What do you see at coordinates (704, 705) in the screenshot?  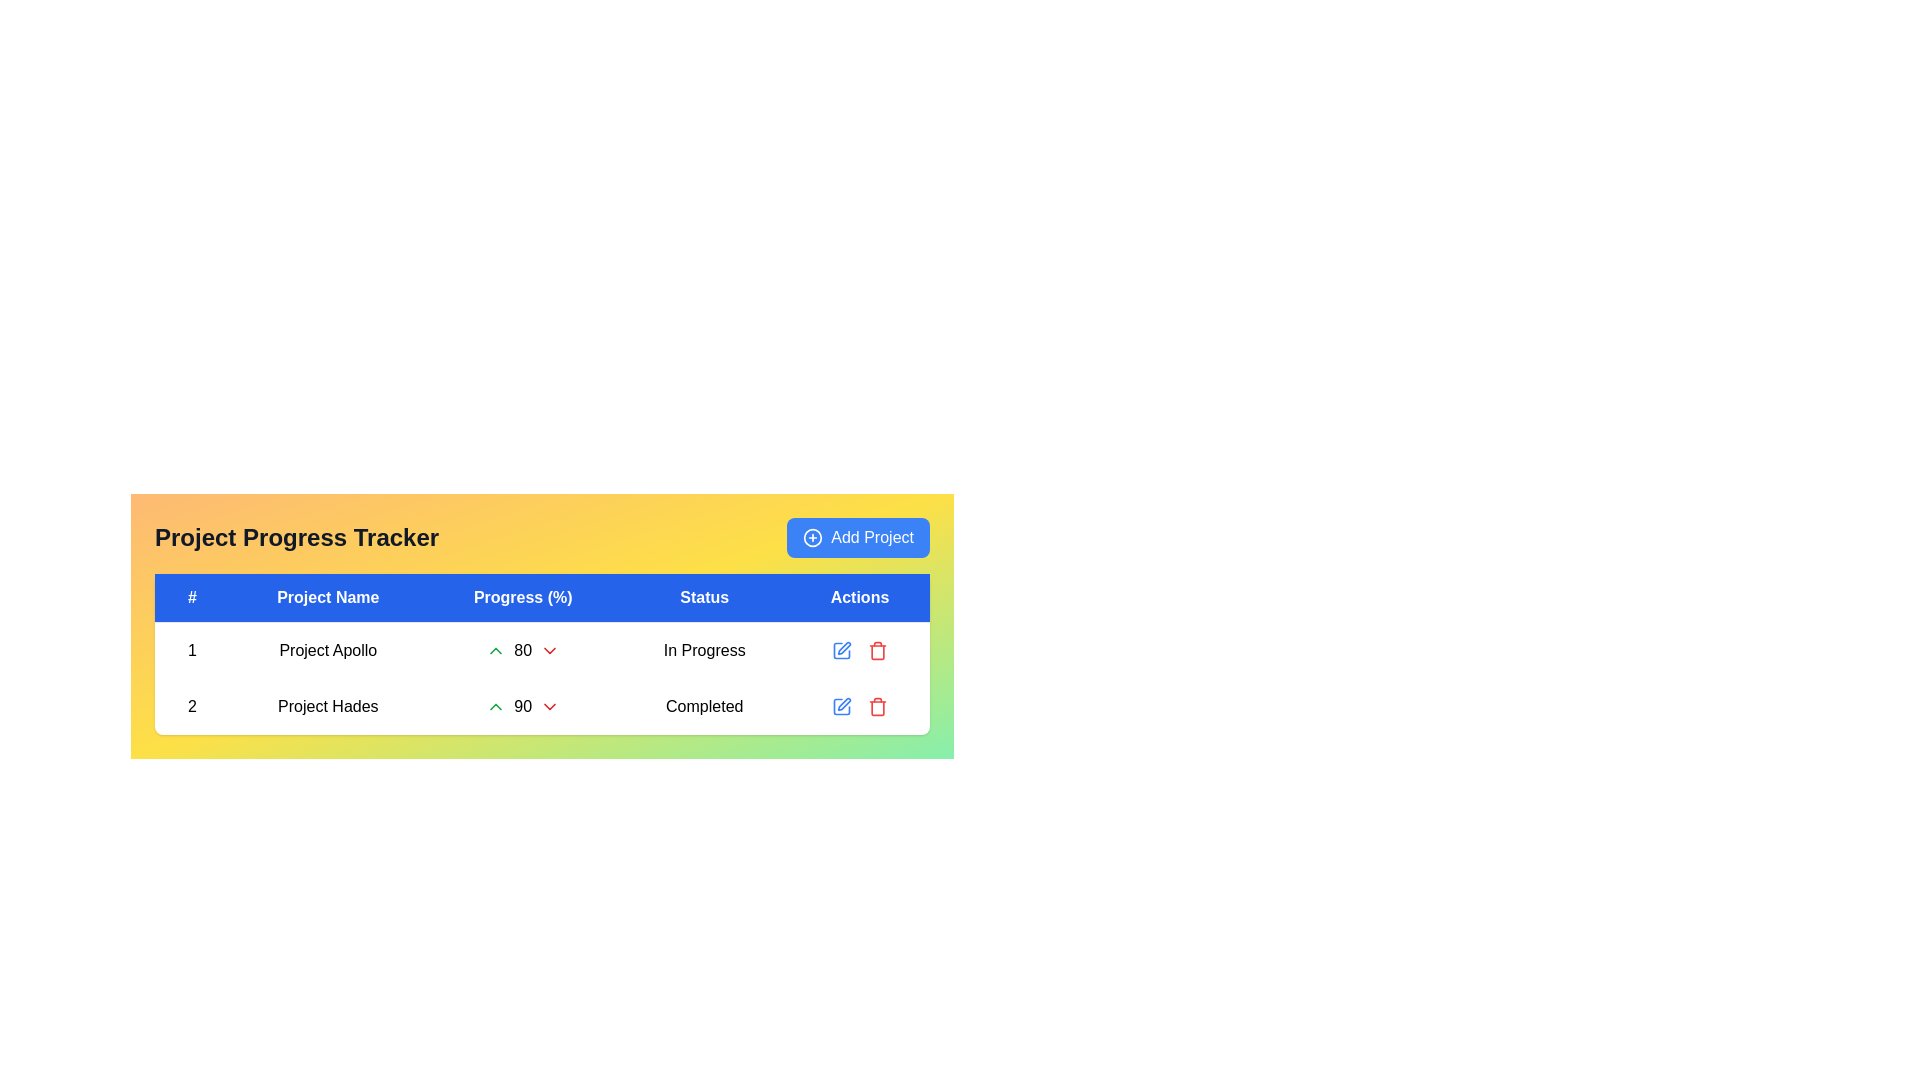 I see `the static text label displaying 'Completed' in black font, located in the last column of the second row of the 'Project Progress Tracker' table` at bounding box center [704, 705].